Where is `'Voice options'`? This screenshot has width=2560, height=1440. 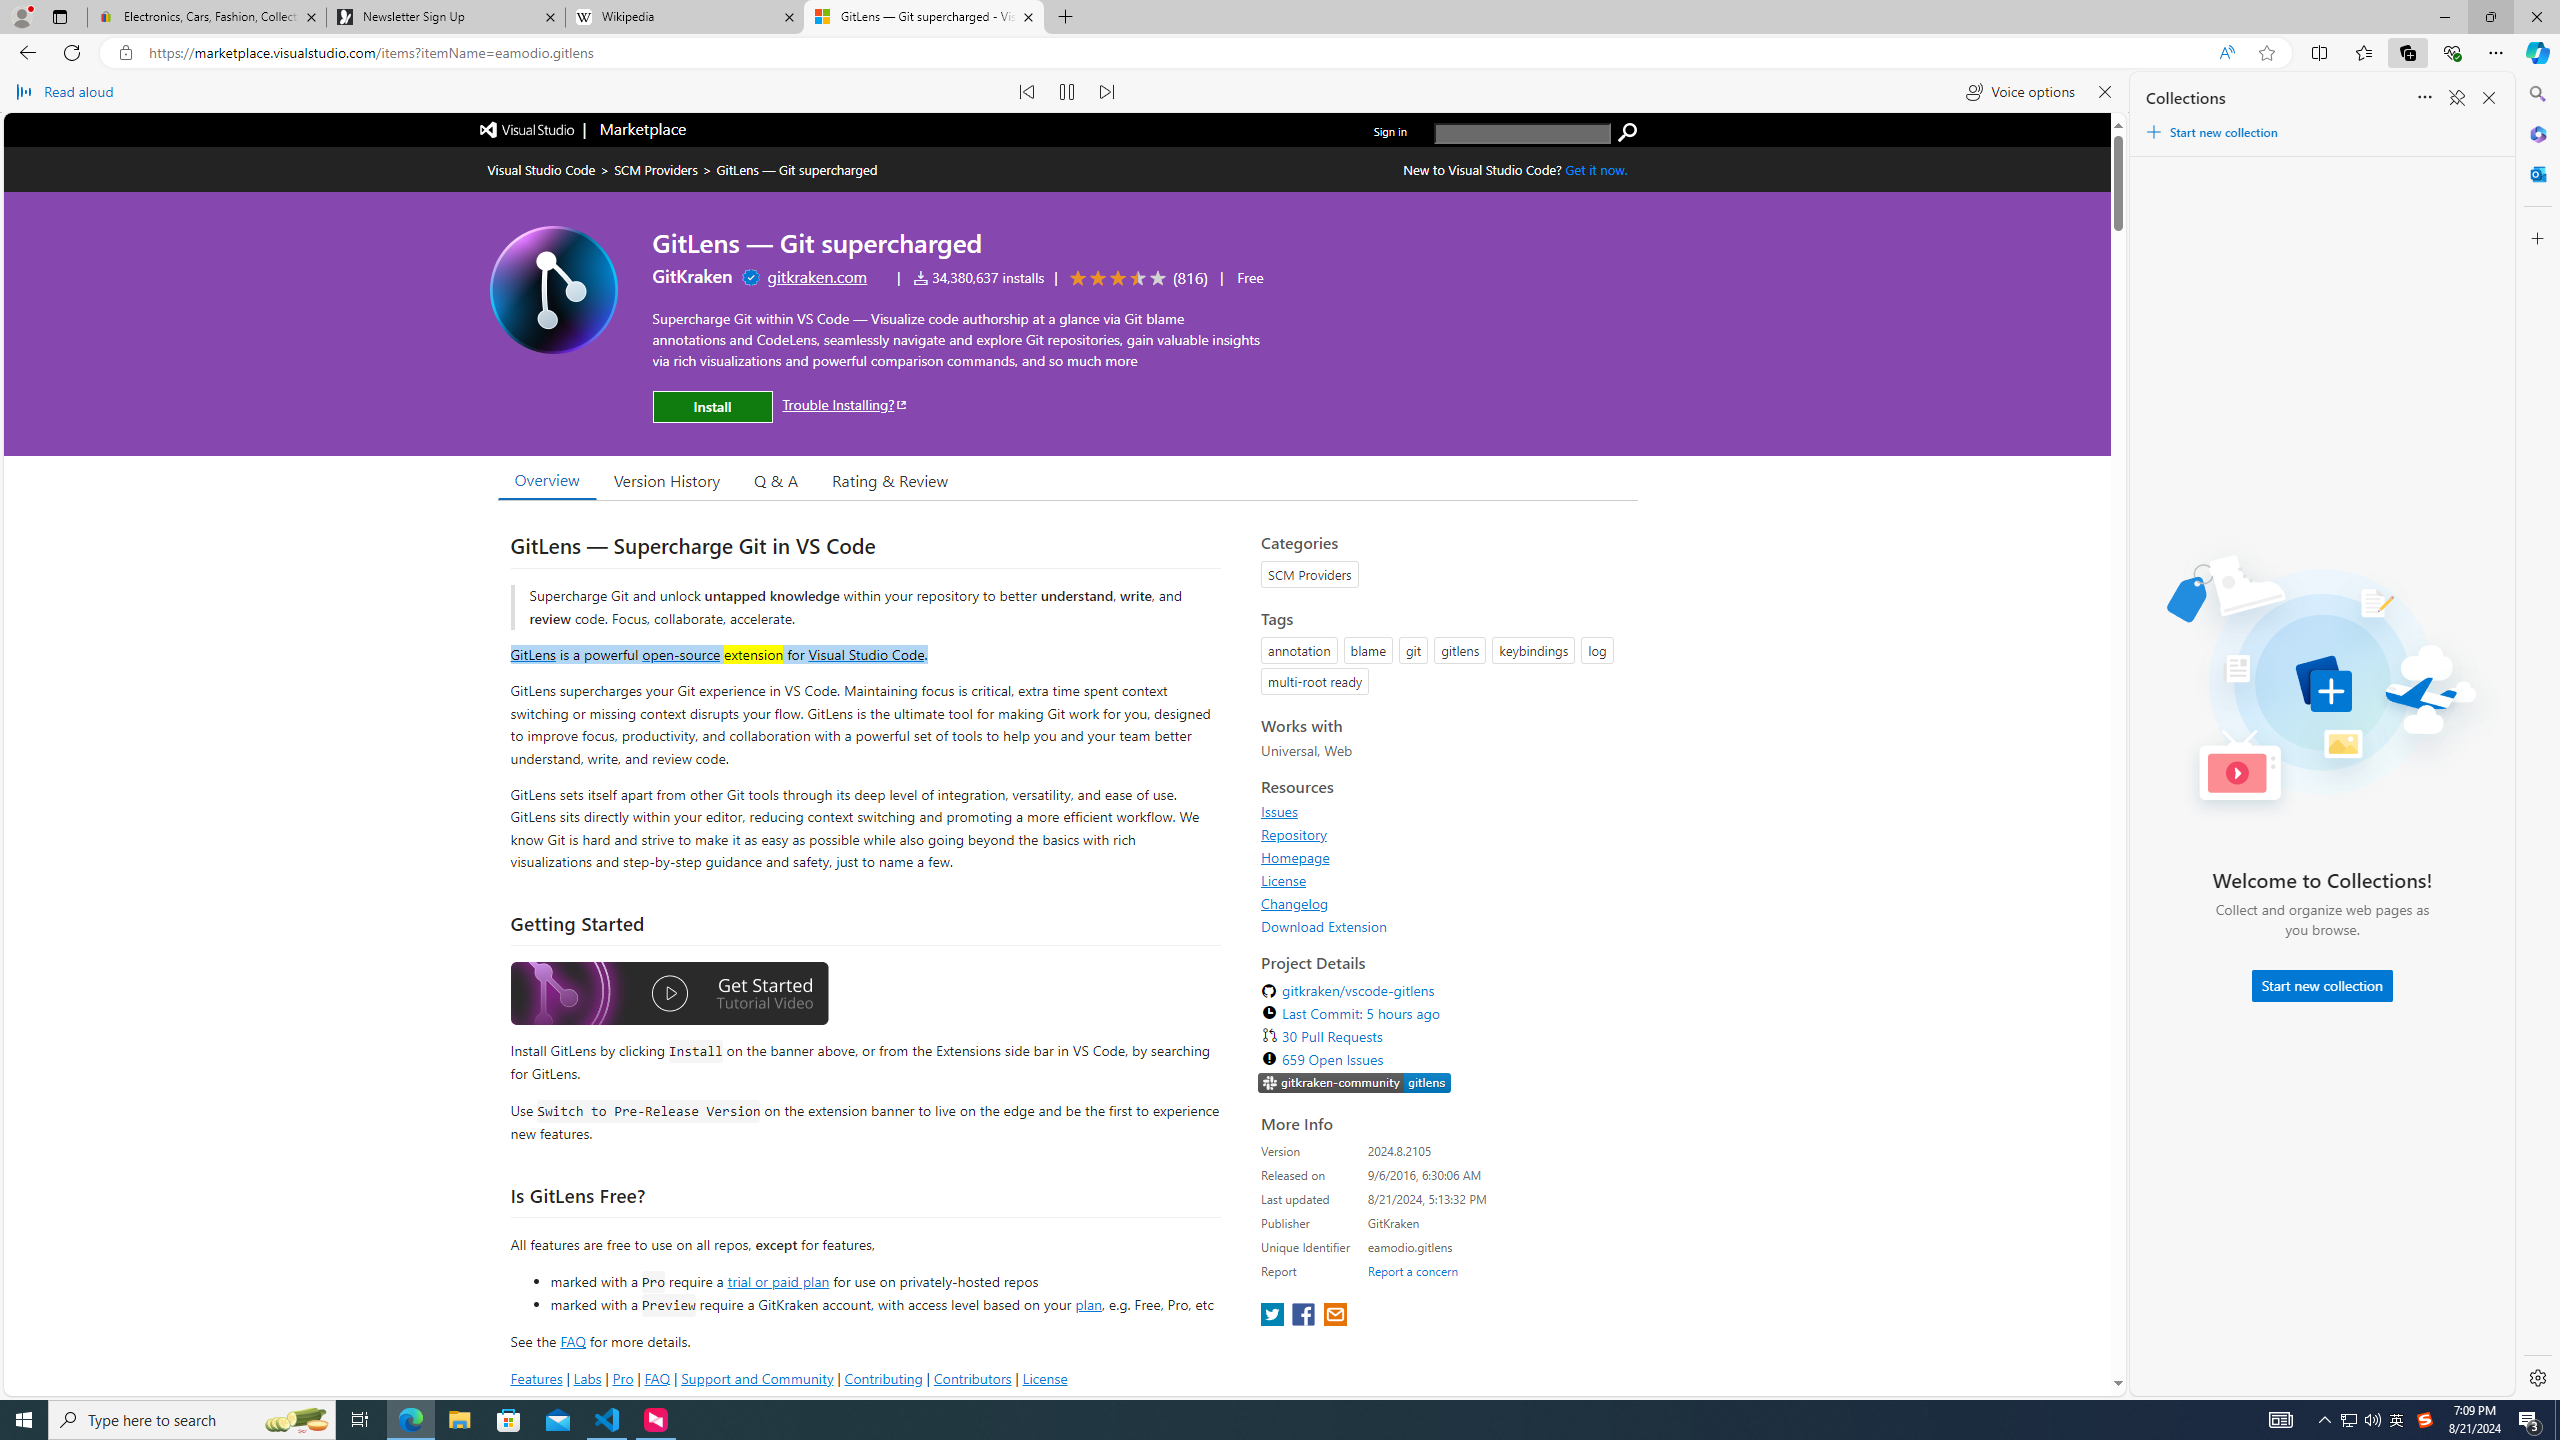
'Voice options' is located at coordinates (2021, 91).